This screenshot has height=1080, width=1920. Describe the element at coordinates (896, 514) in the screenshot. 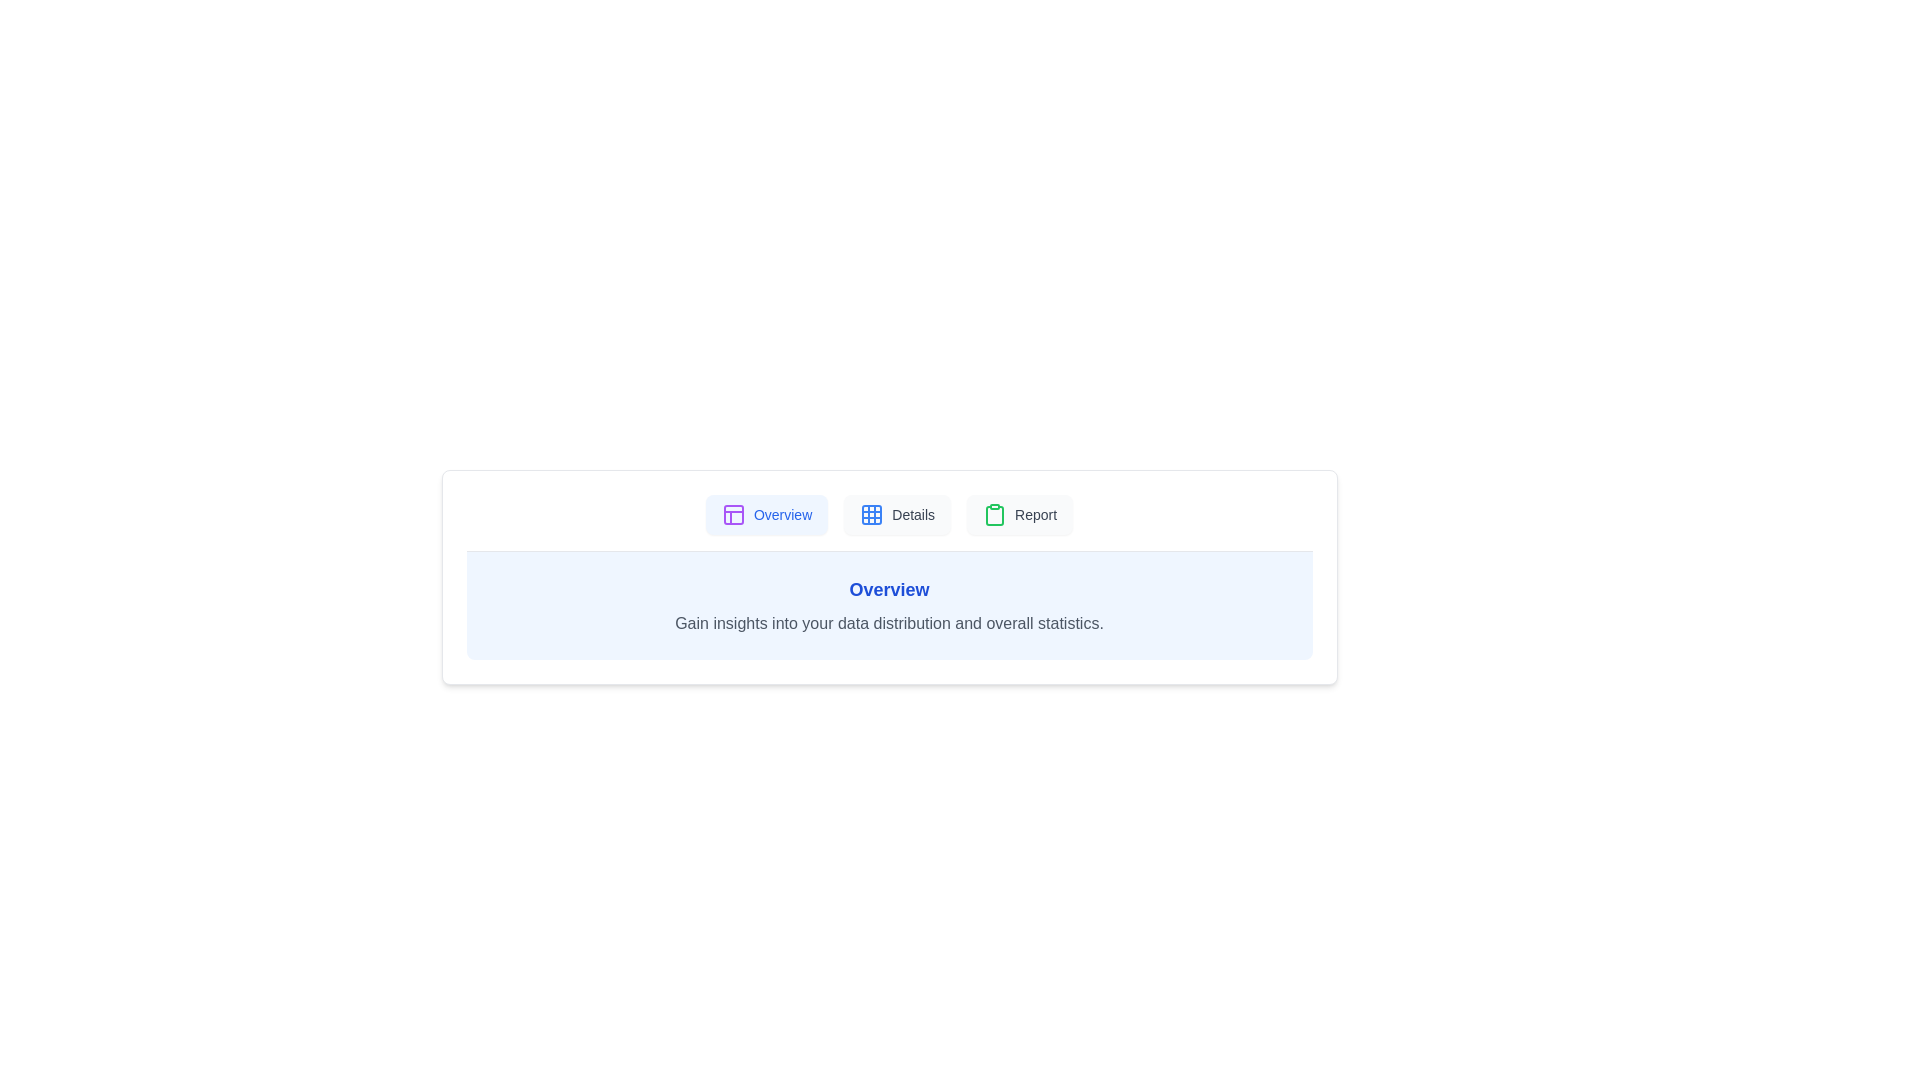

I see `the tab labeled Details and read its content` at that location.